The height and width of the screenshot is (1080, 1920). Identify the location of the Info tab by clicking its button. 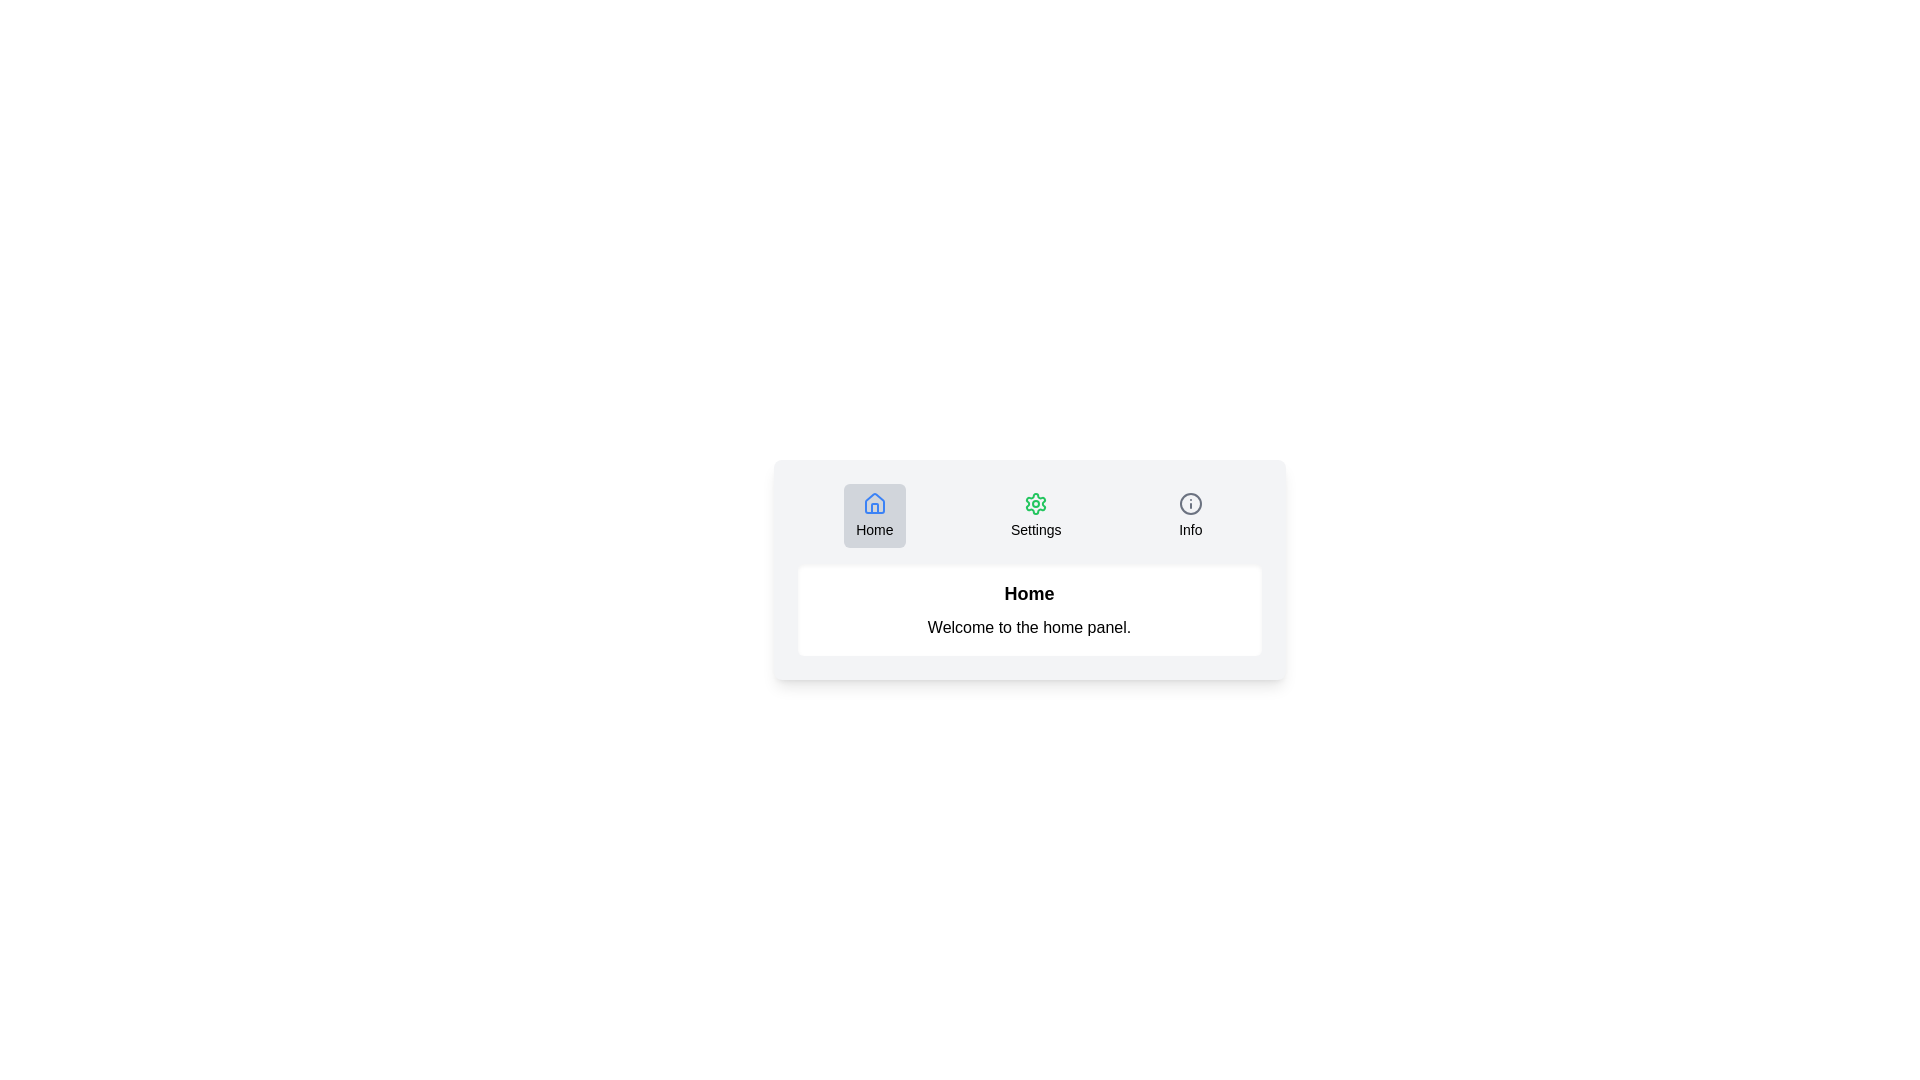
(1190, 515).